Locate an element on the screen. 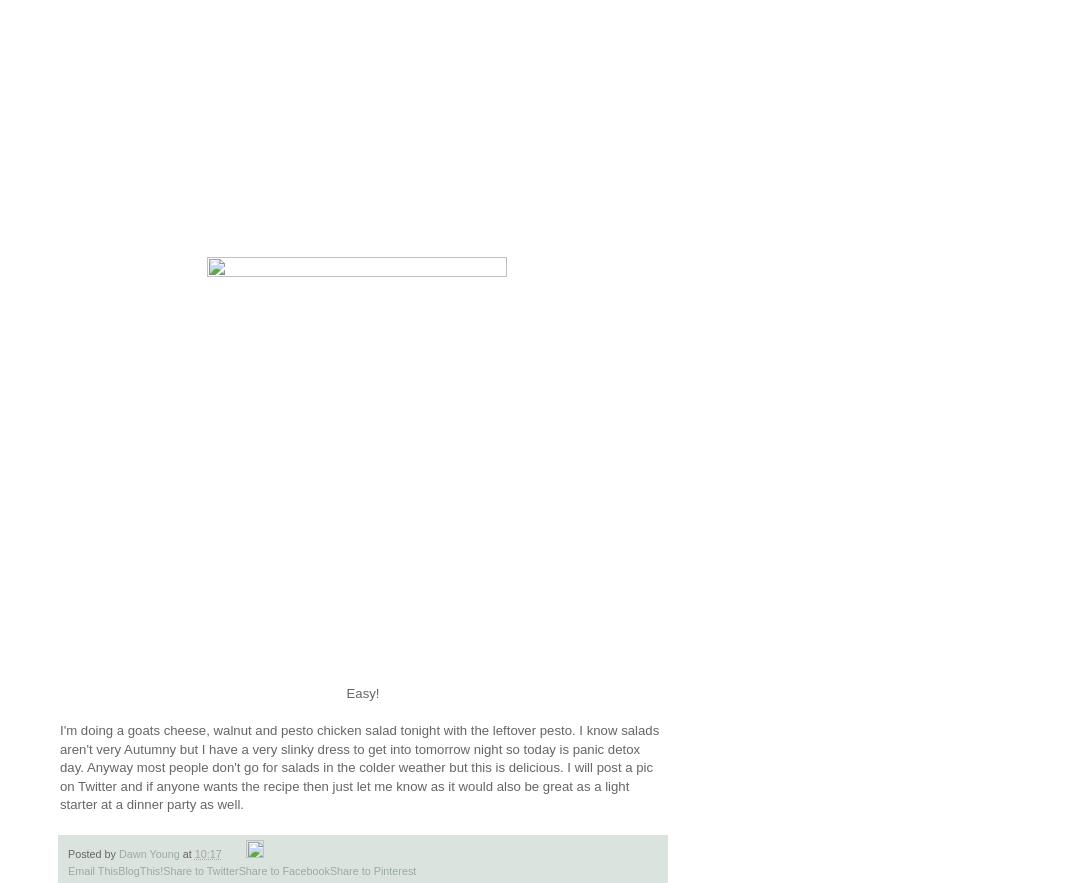  'at' is located at coordinates (187, 851).